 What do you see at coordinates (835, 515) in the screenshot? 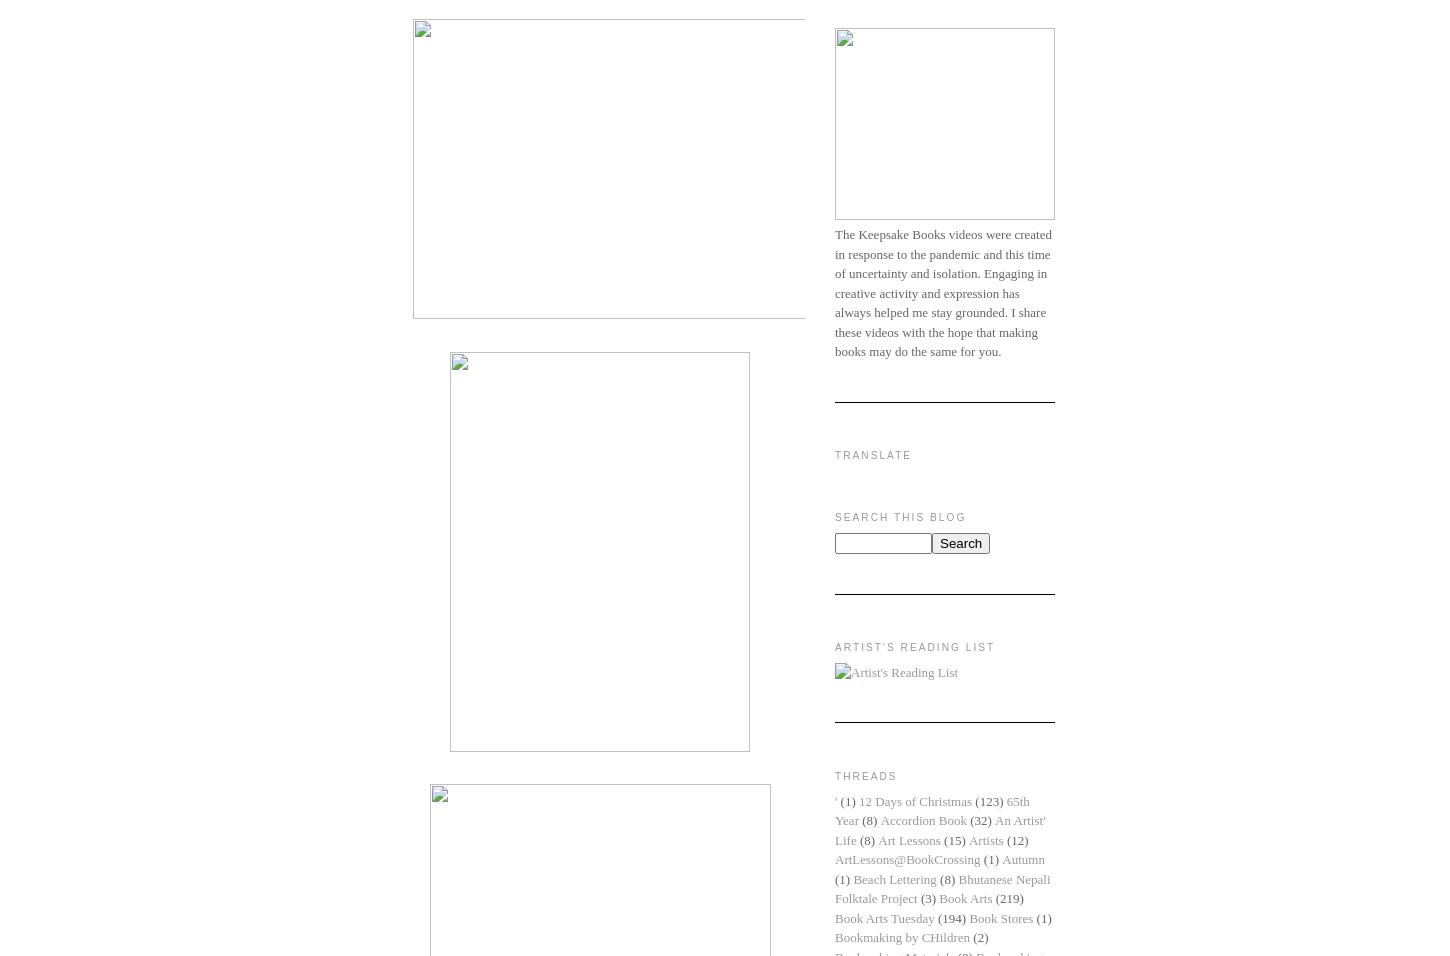
I see `'Search This Blog'` at bounding box center [835, 515].